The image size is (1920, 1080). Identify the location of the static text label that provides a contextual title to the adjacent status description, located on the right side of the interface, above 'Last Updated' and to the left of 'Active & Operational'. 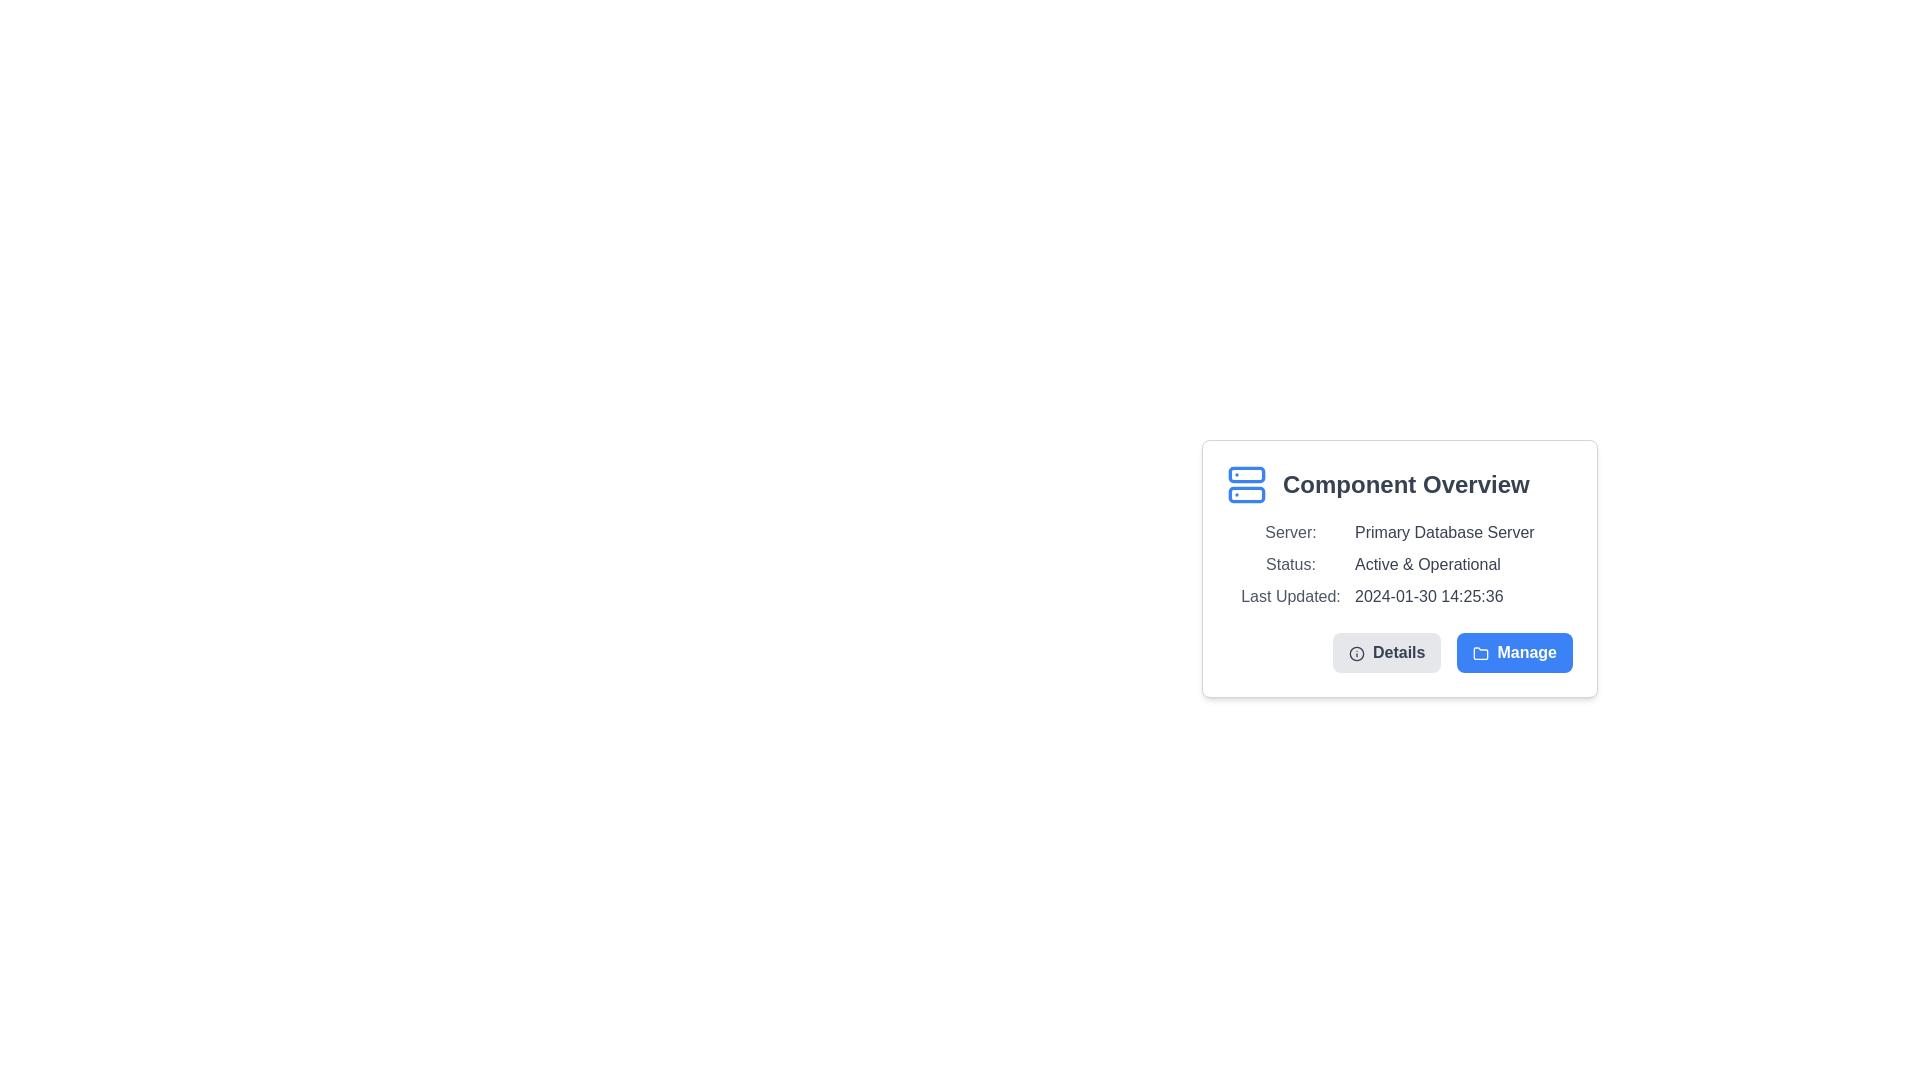
(1291, 564).